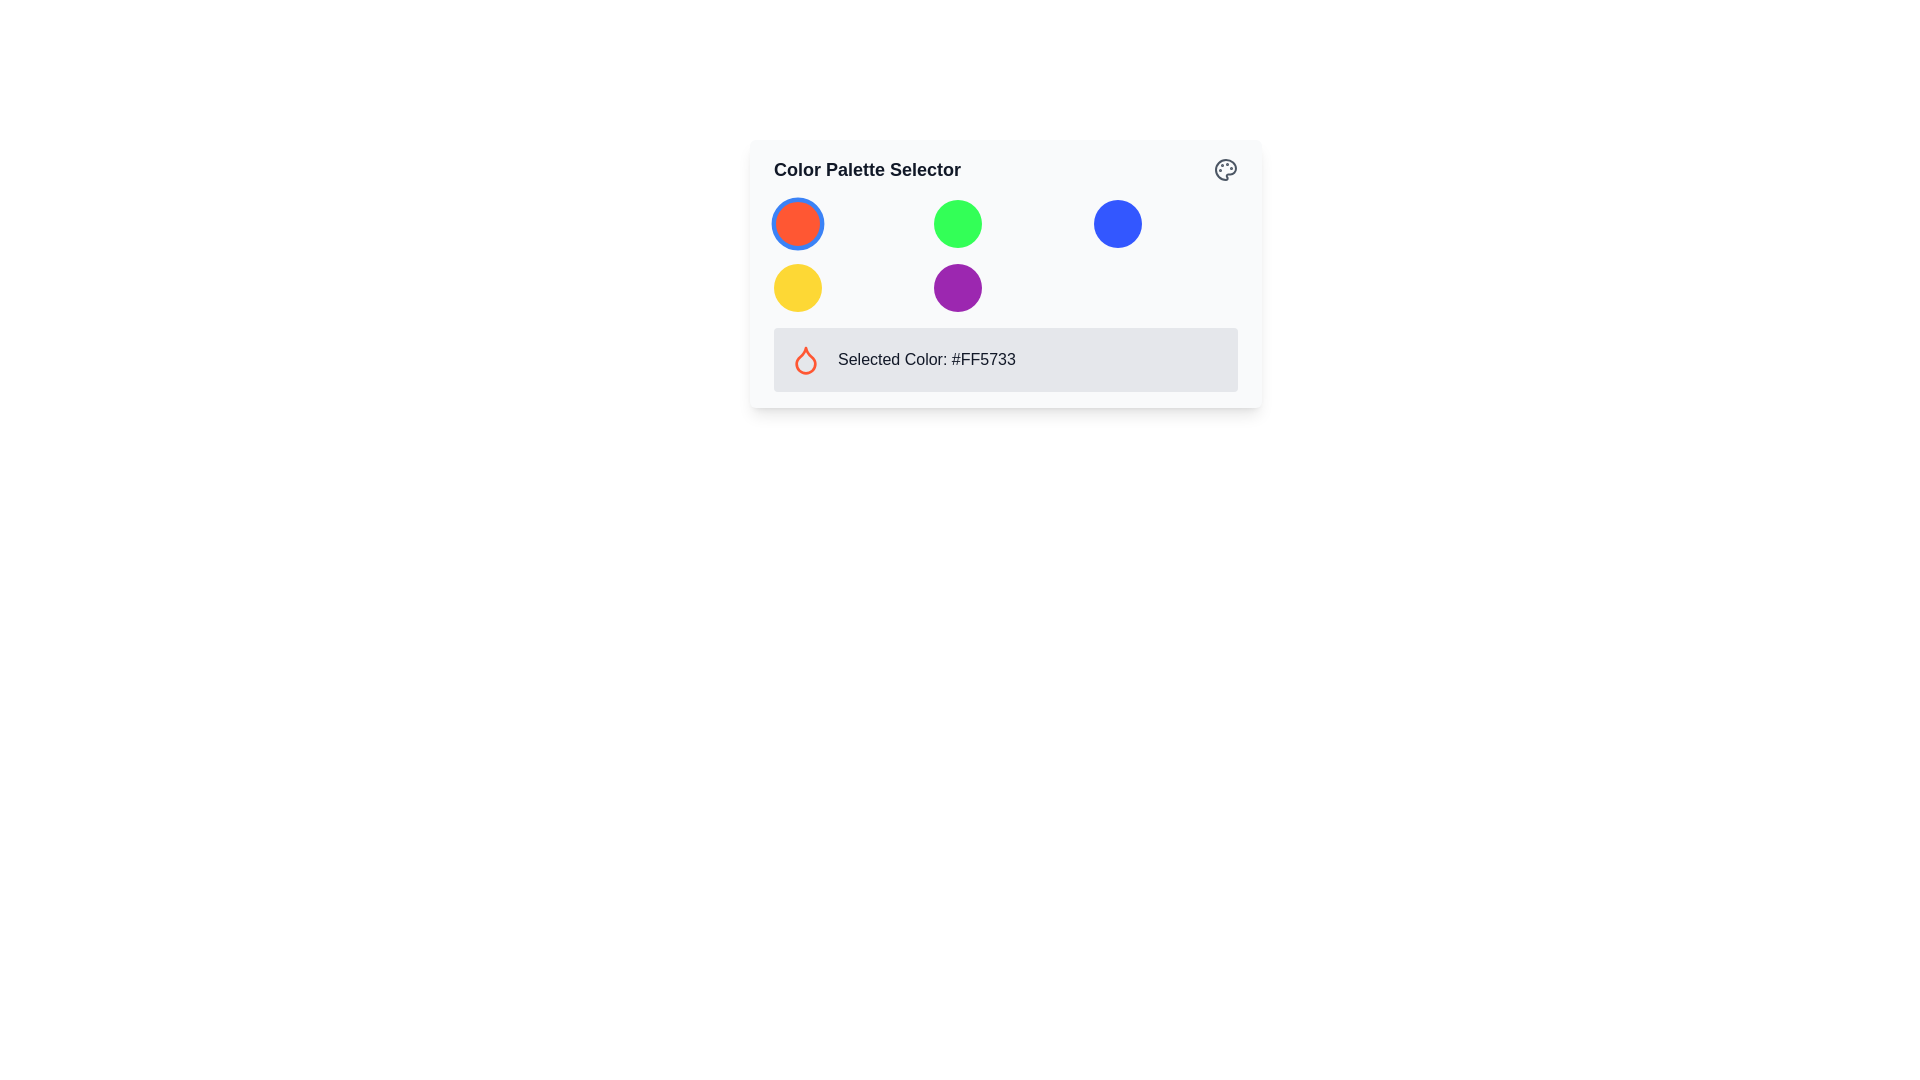 The height and width of the screenshot is (1080, 1920). Describe the element at coordinates (806, 358) in the screenshot. I see `the droplet-shaped icon with the color #FF5733 located to the left of the text 'Selected Color: #FF5733'` at that location.